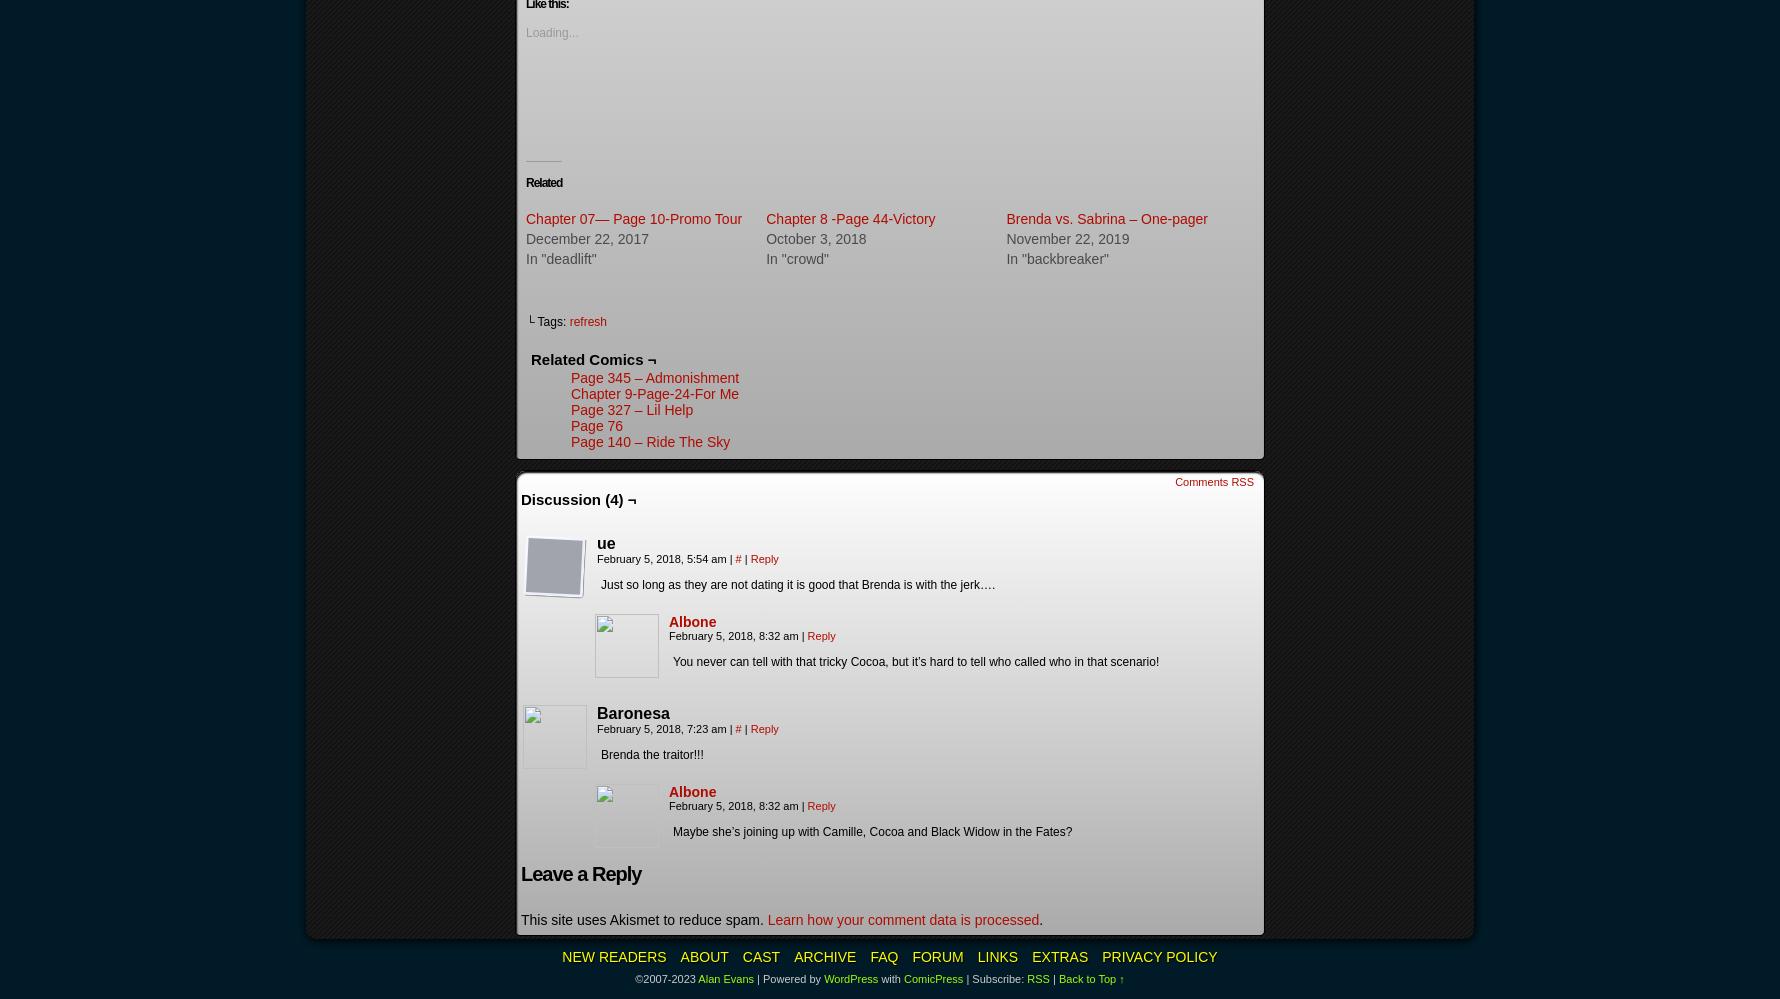 The height and width of the screenshot is (999, 1780). Describe the element at coordinates (655, 393) in the screenshot. I see `'Chapter 9-Page-24-For Me'` at that location.